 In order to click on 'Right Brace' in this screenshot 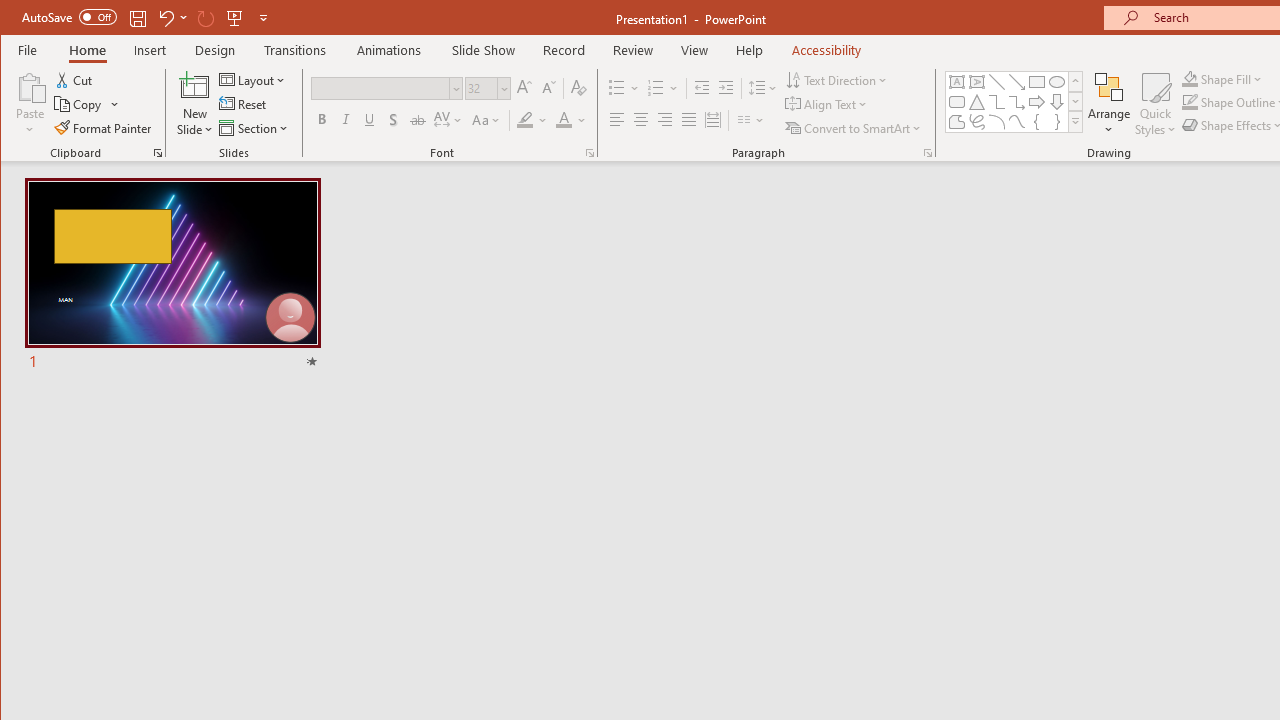, I will do `click(1056, 122)`.